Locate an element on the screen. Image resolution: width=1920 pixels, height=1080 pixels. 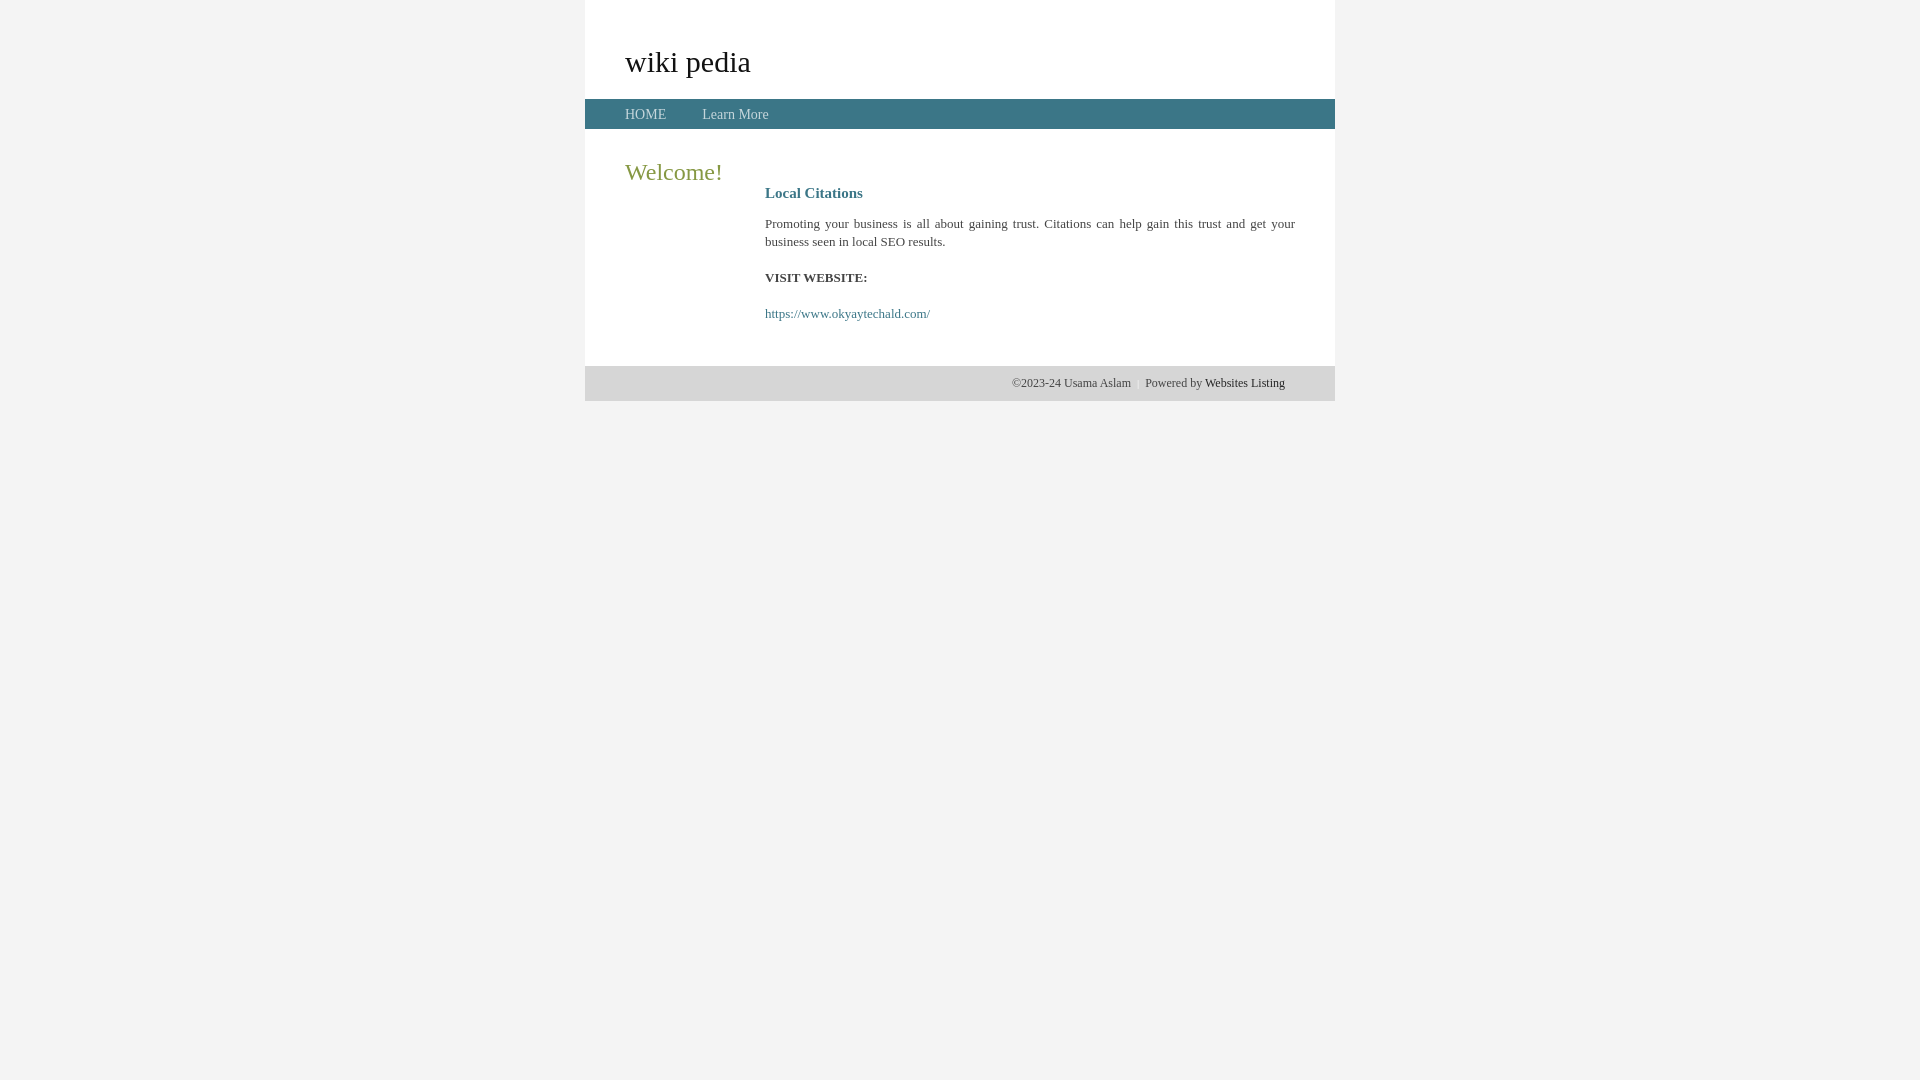
'Websites Listing' is located at coordinates (1243, 382).